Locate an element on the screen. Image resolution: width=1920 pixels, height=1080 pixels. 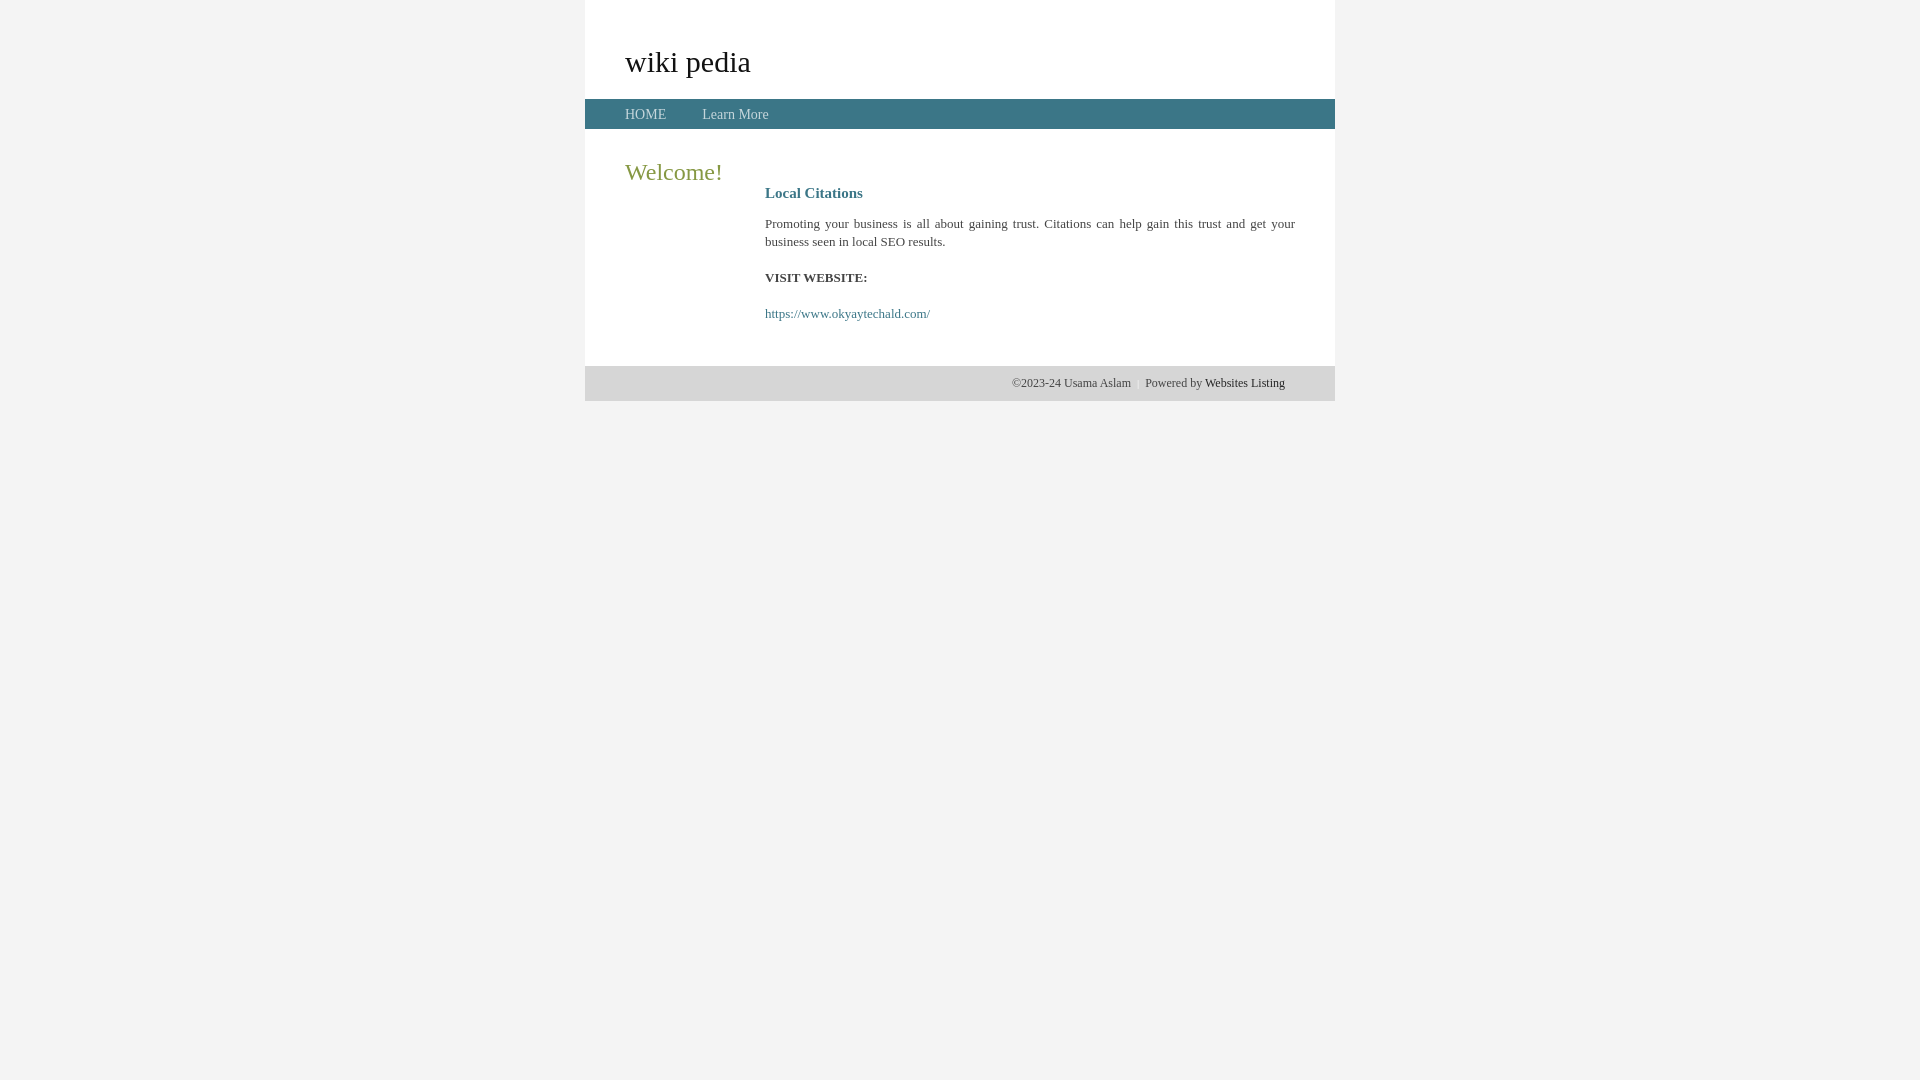
'Websites Listing' is located at coordinates (1243, 382).